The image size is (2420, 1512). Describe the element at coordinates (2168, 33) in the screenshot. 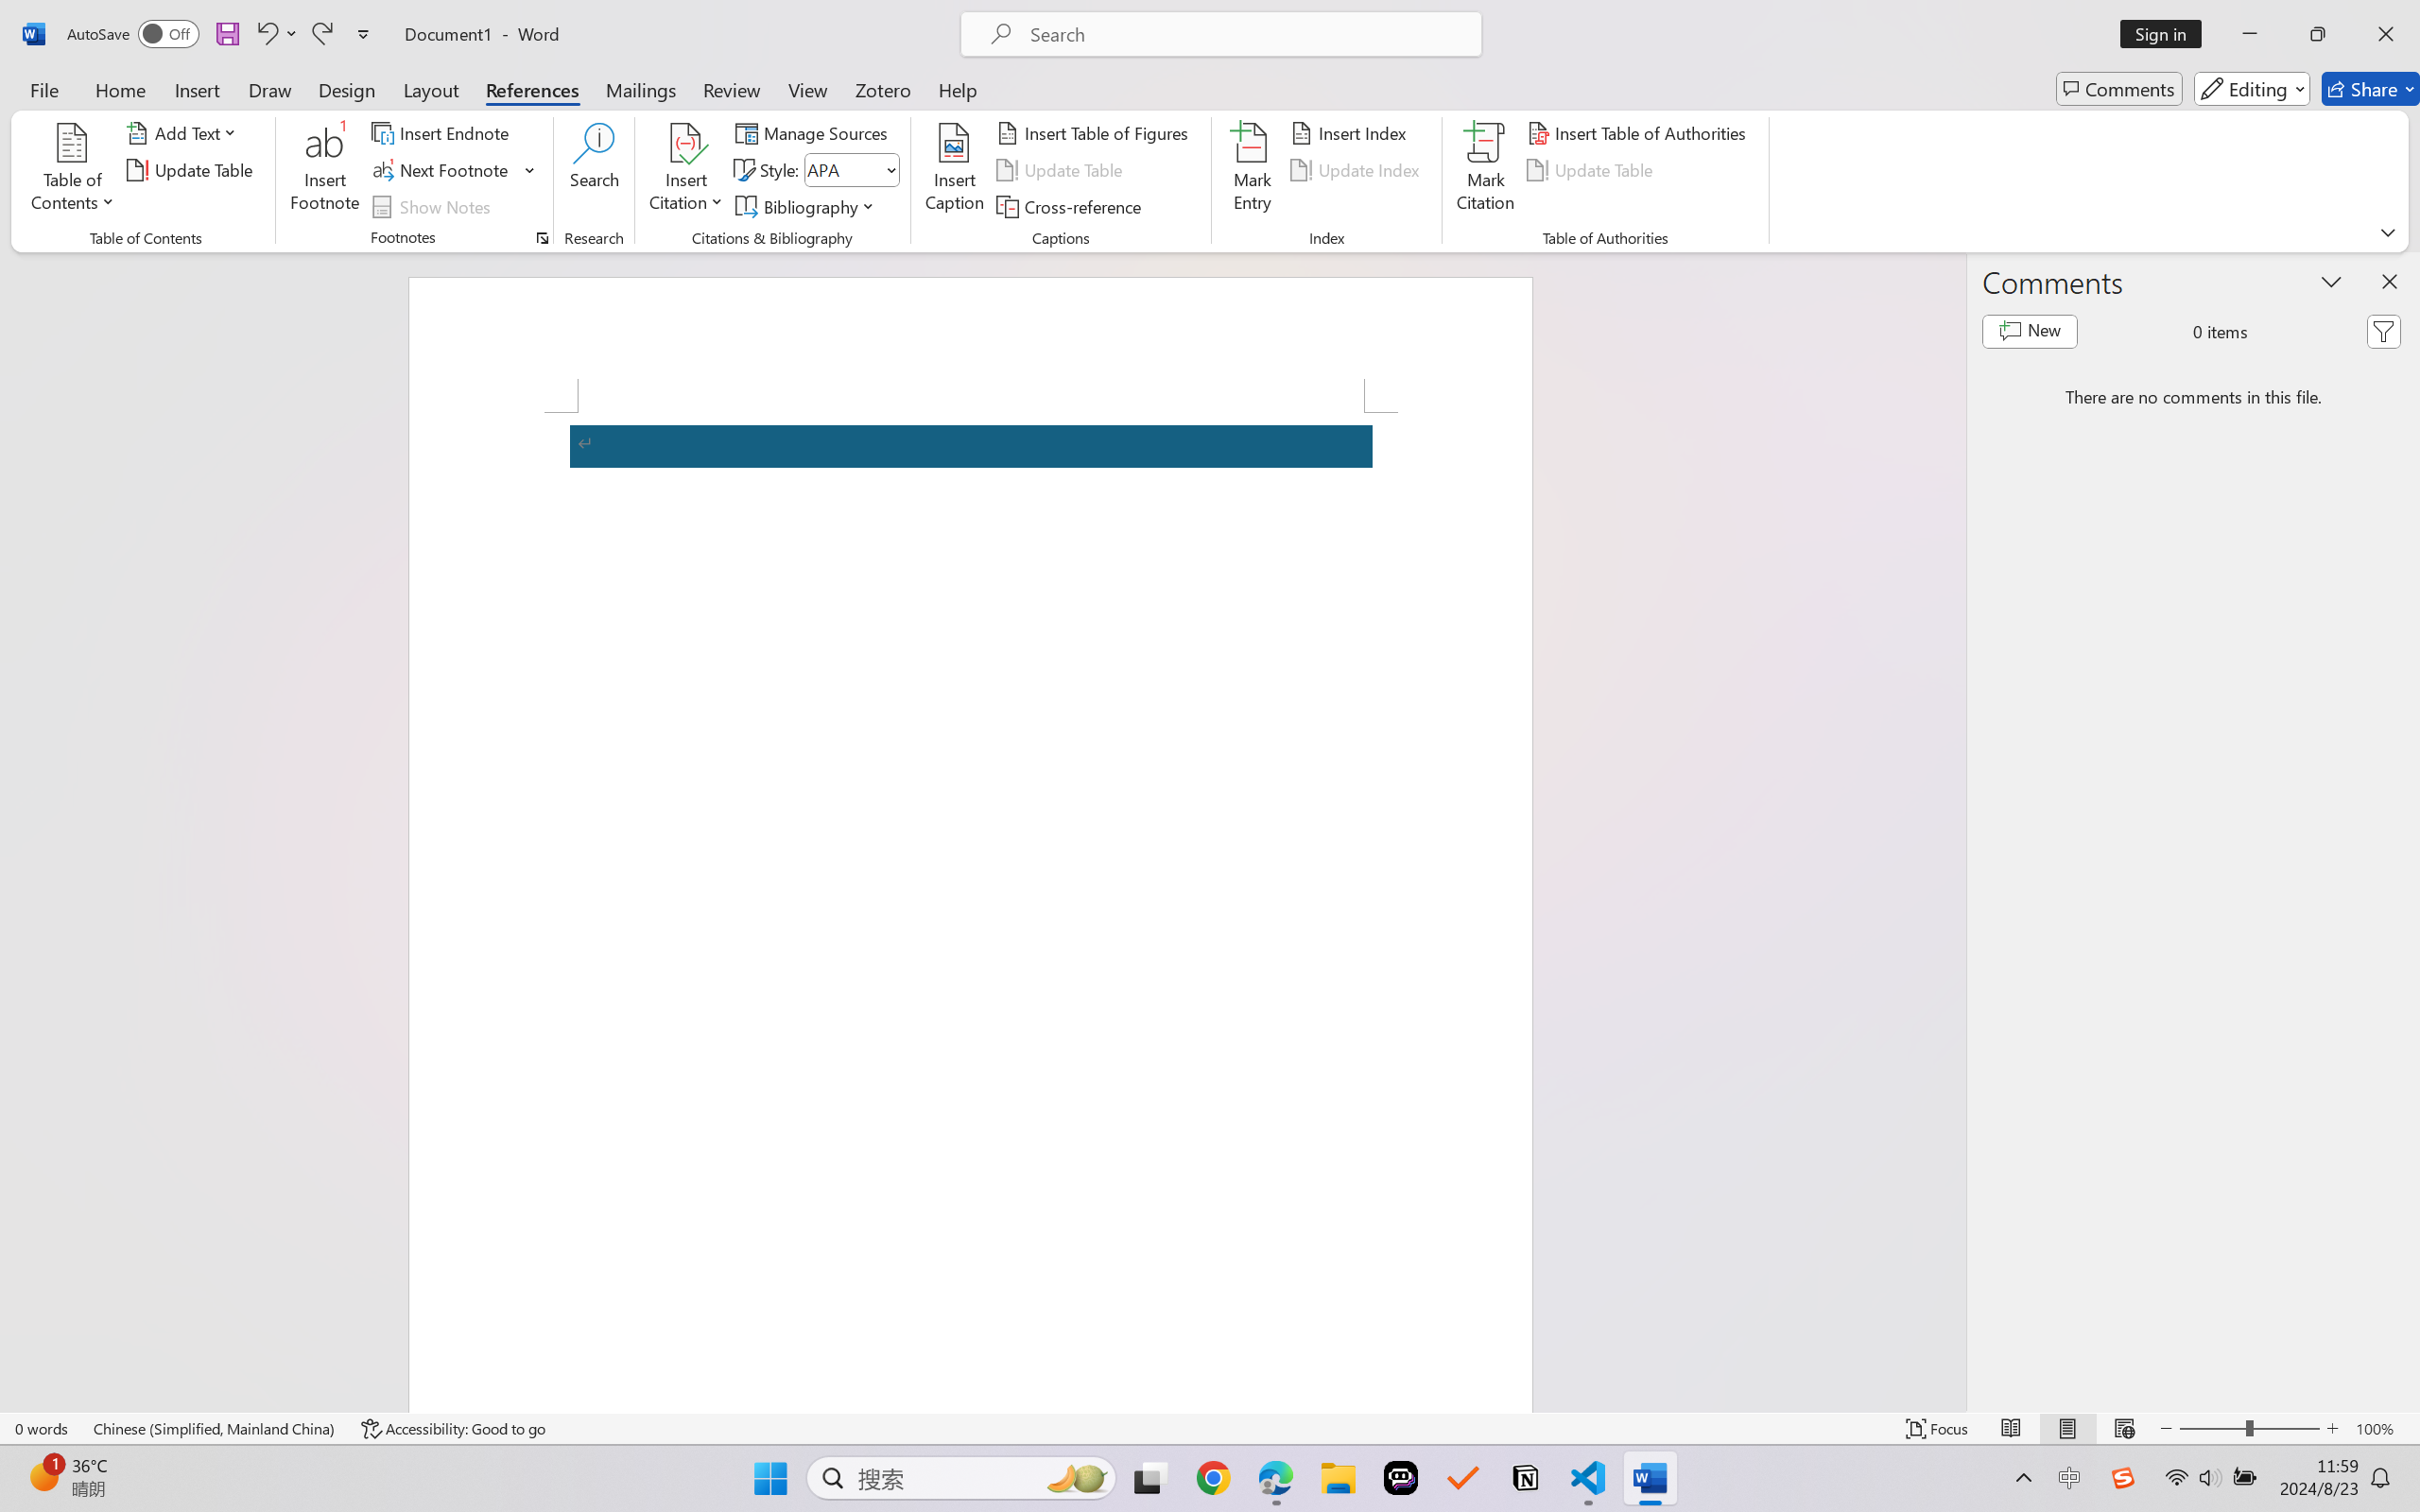

I see `'Sign in'` at that location.